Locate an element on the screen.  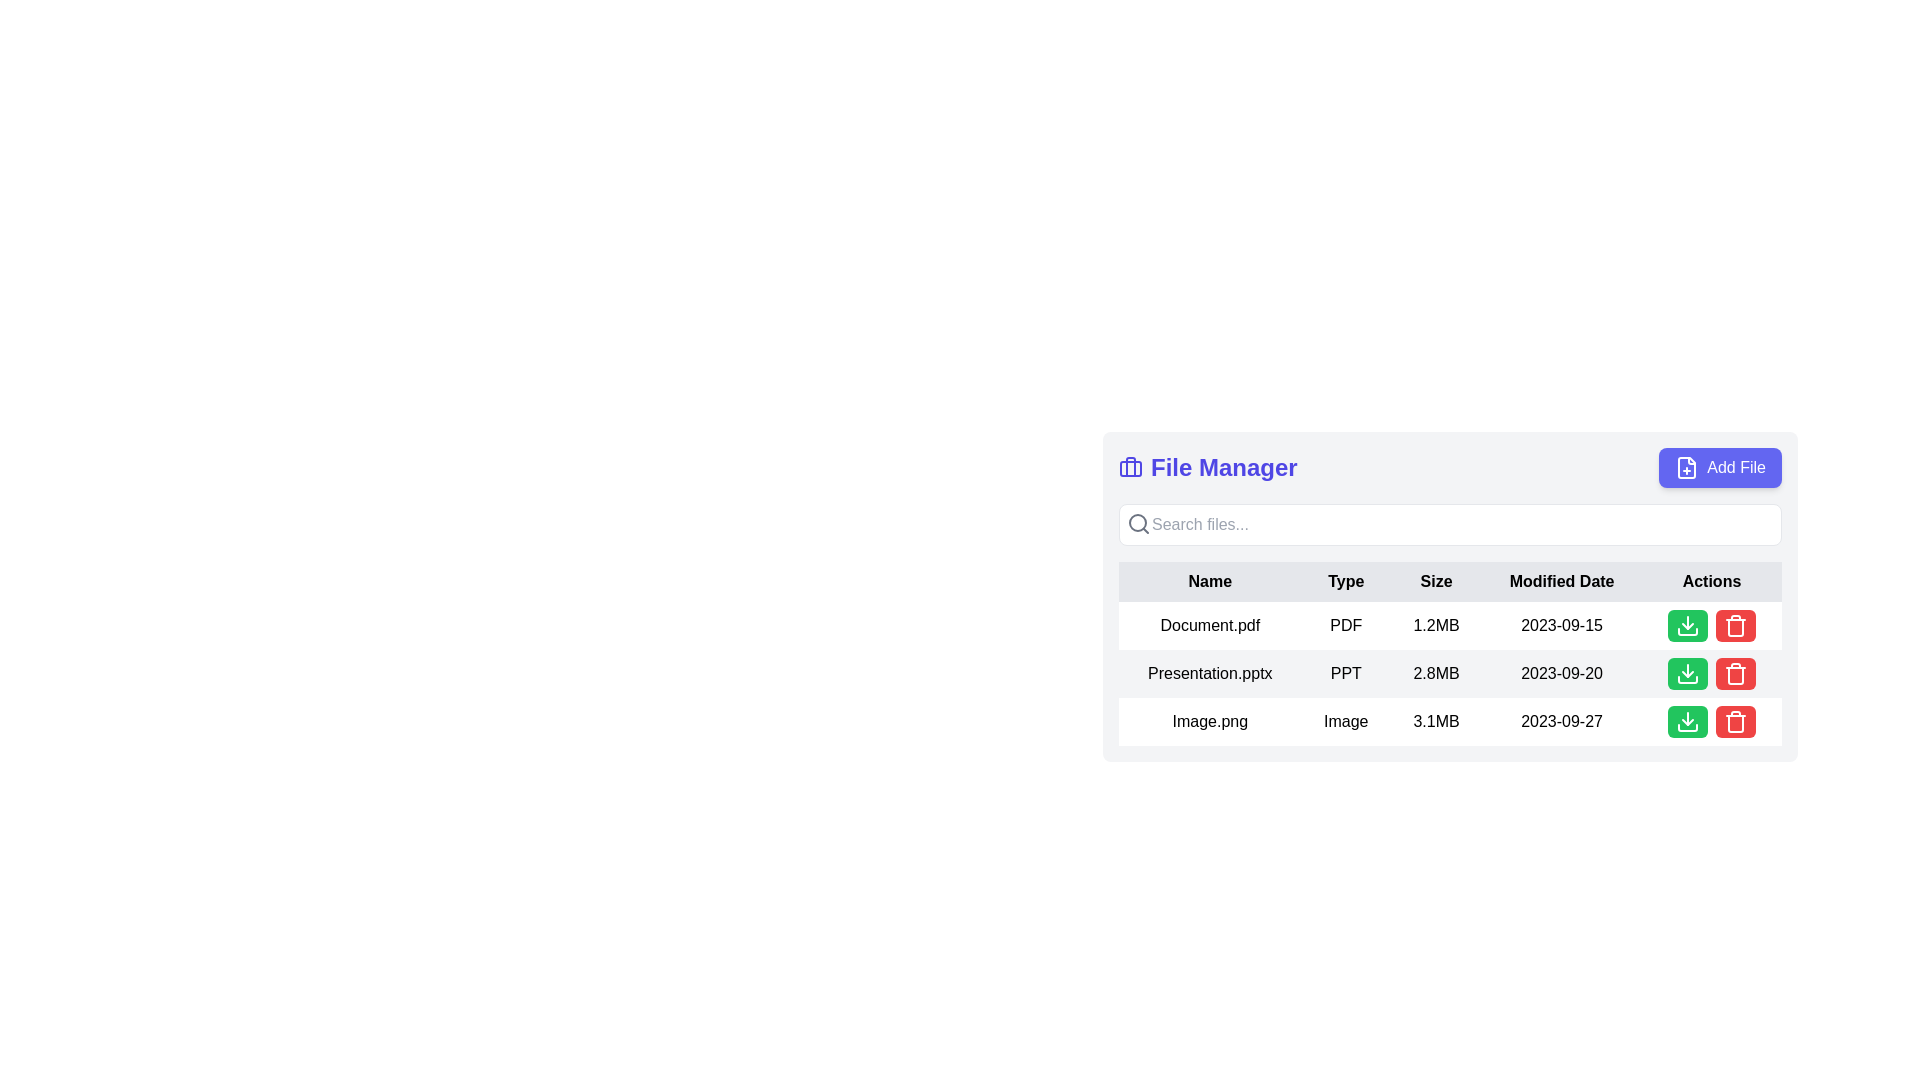
displayed file size '3.1MB' from the text node located under the 'Size' column in the third row of the tabular file manager interface is located at coordinates (1435, 721).